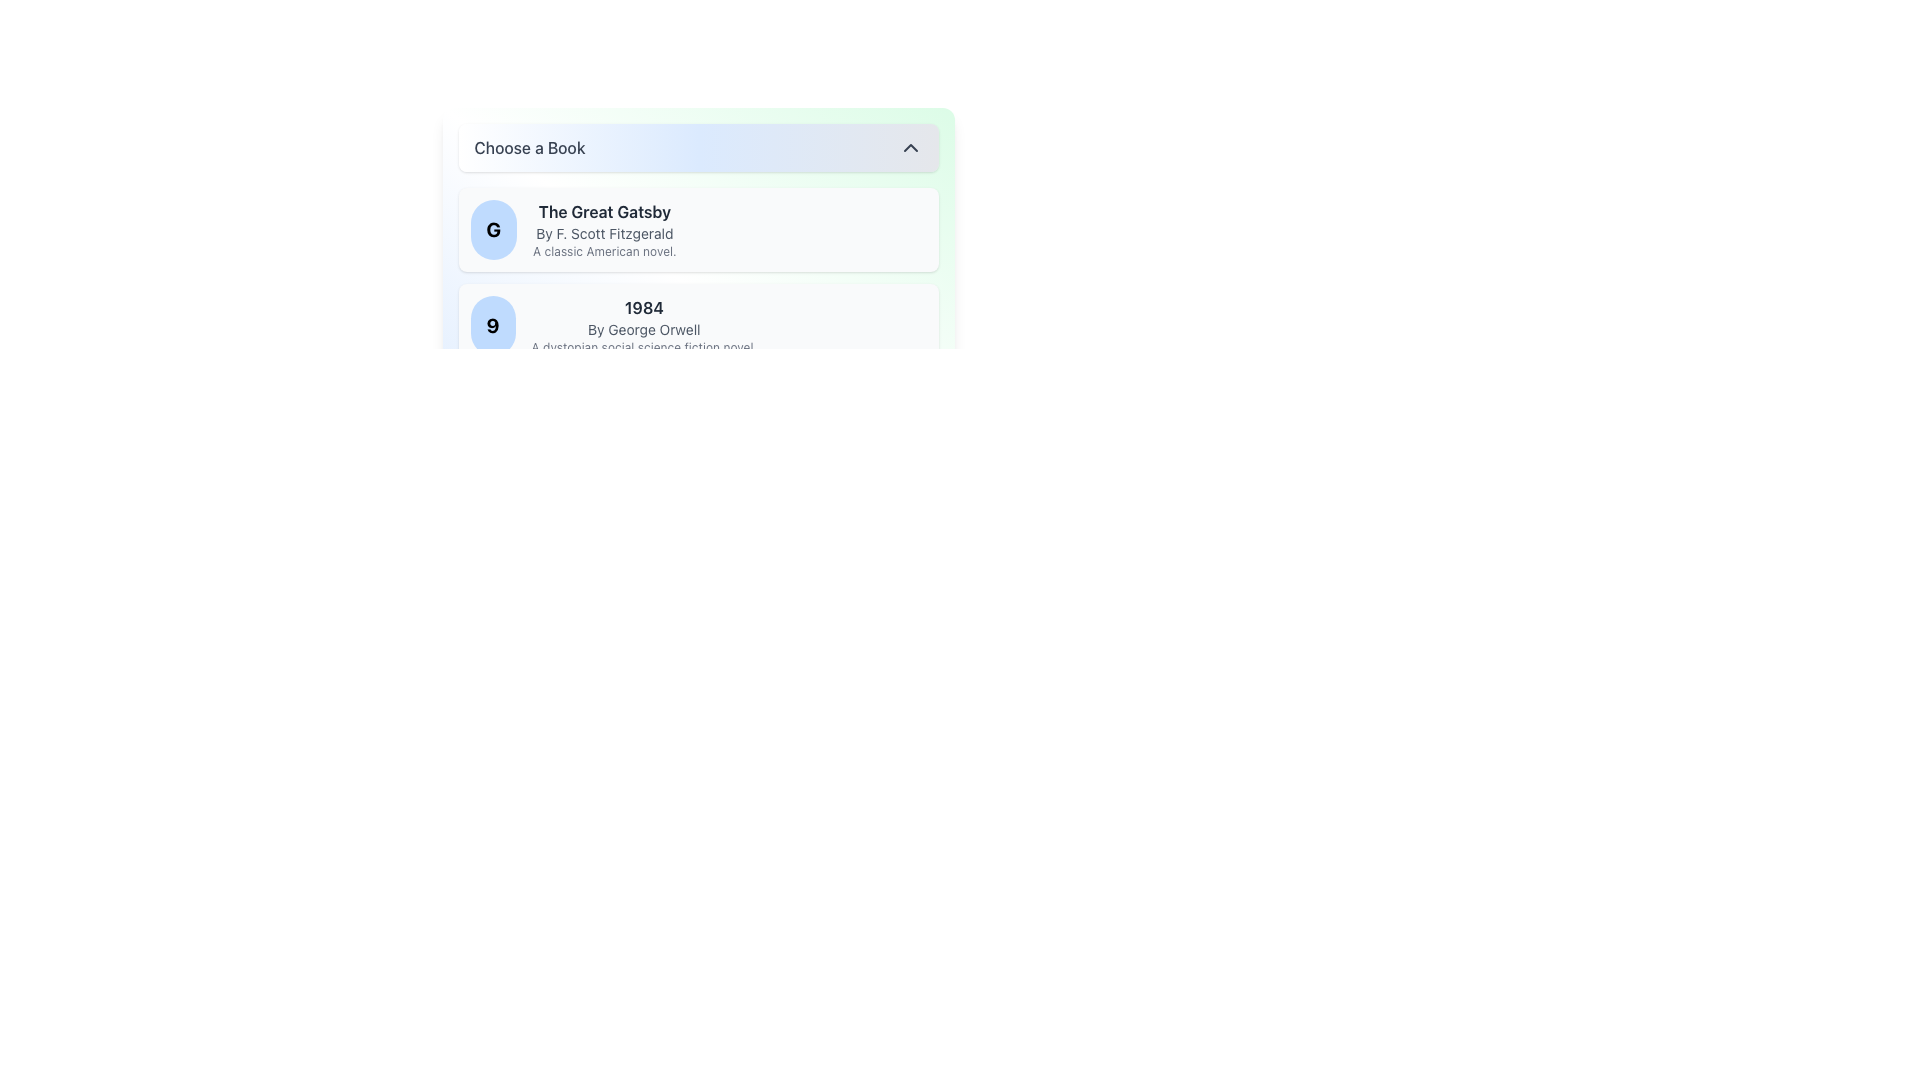 This screenshot has height=1080, width=1920. What do you see at coordinates (698, 325) in the screenshot?
I see `an item from the list of books displayed in the main content area under the title 'Choose a Book'` at bounding box center [698, 325].